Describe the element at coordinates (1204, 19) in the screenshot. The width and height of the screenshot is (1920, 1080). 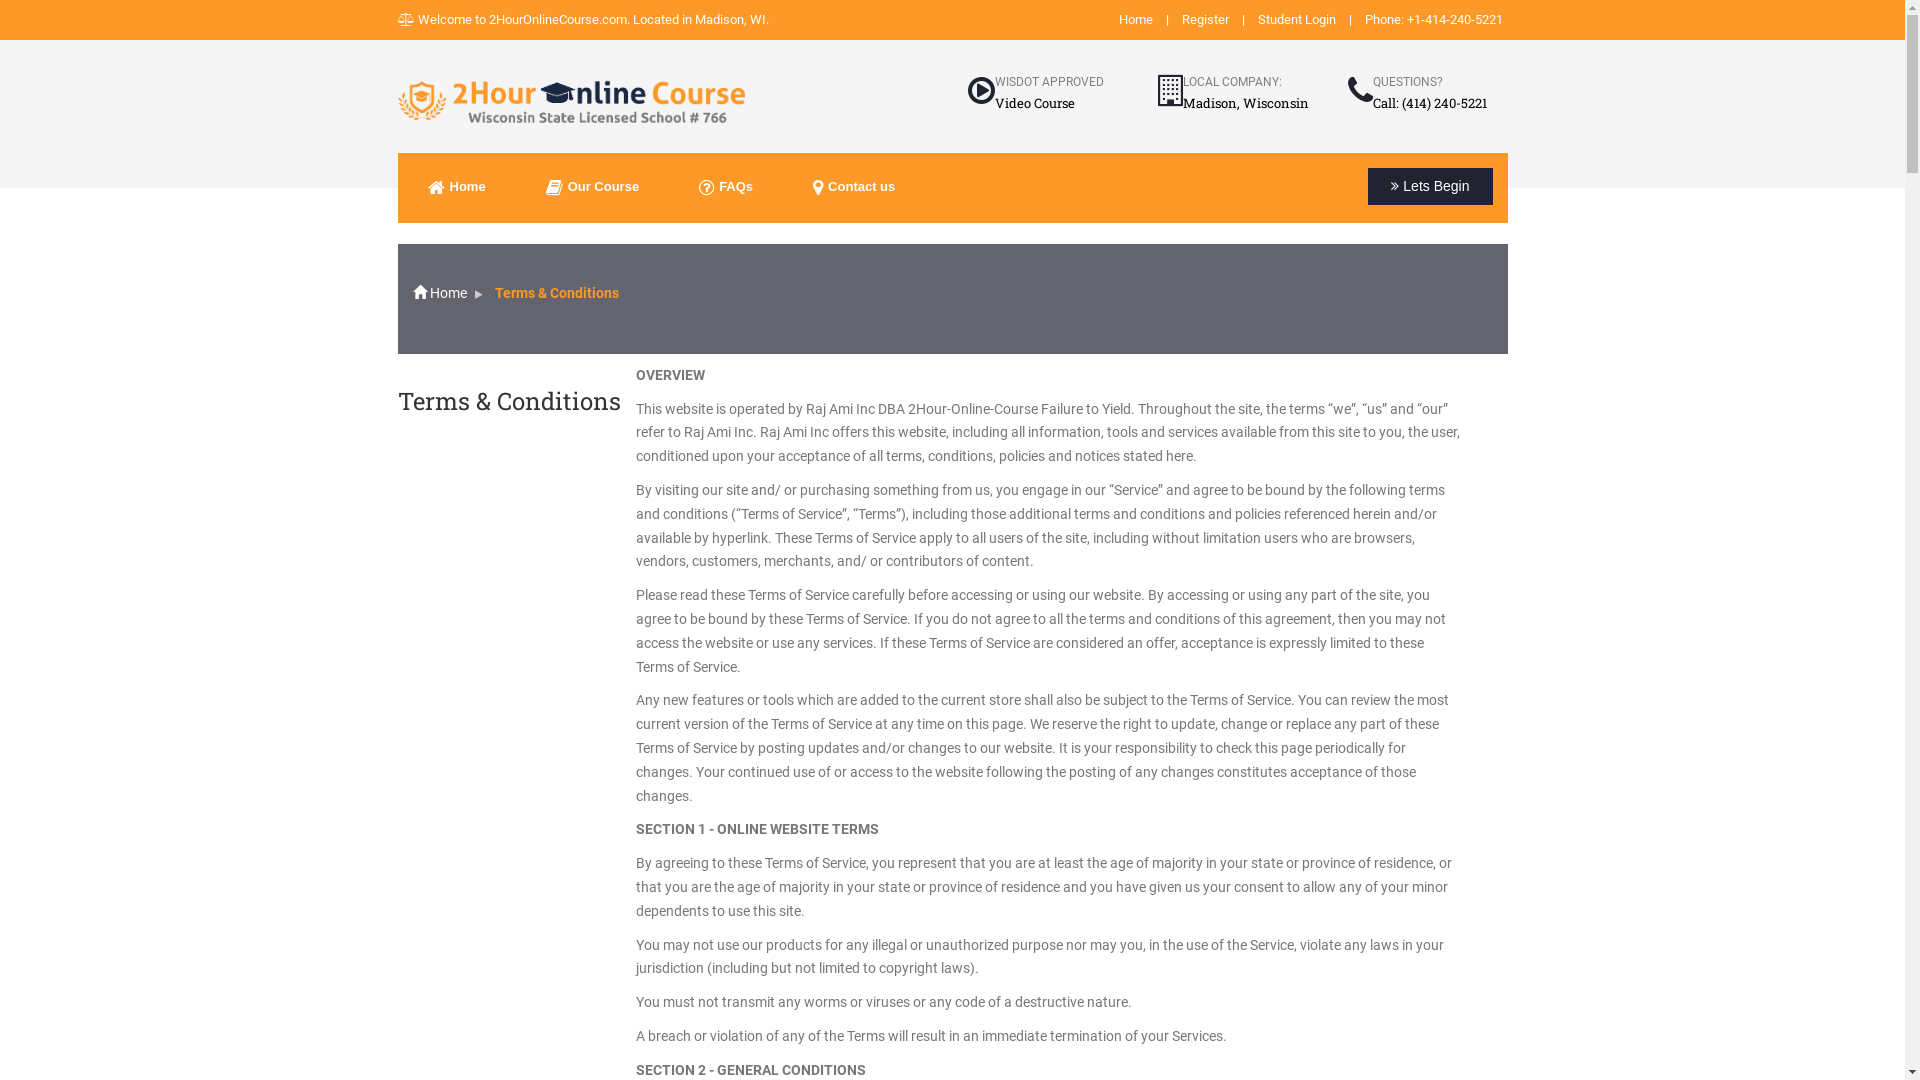
I see `'Register'` at that location.